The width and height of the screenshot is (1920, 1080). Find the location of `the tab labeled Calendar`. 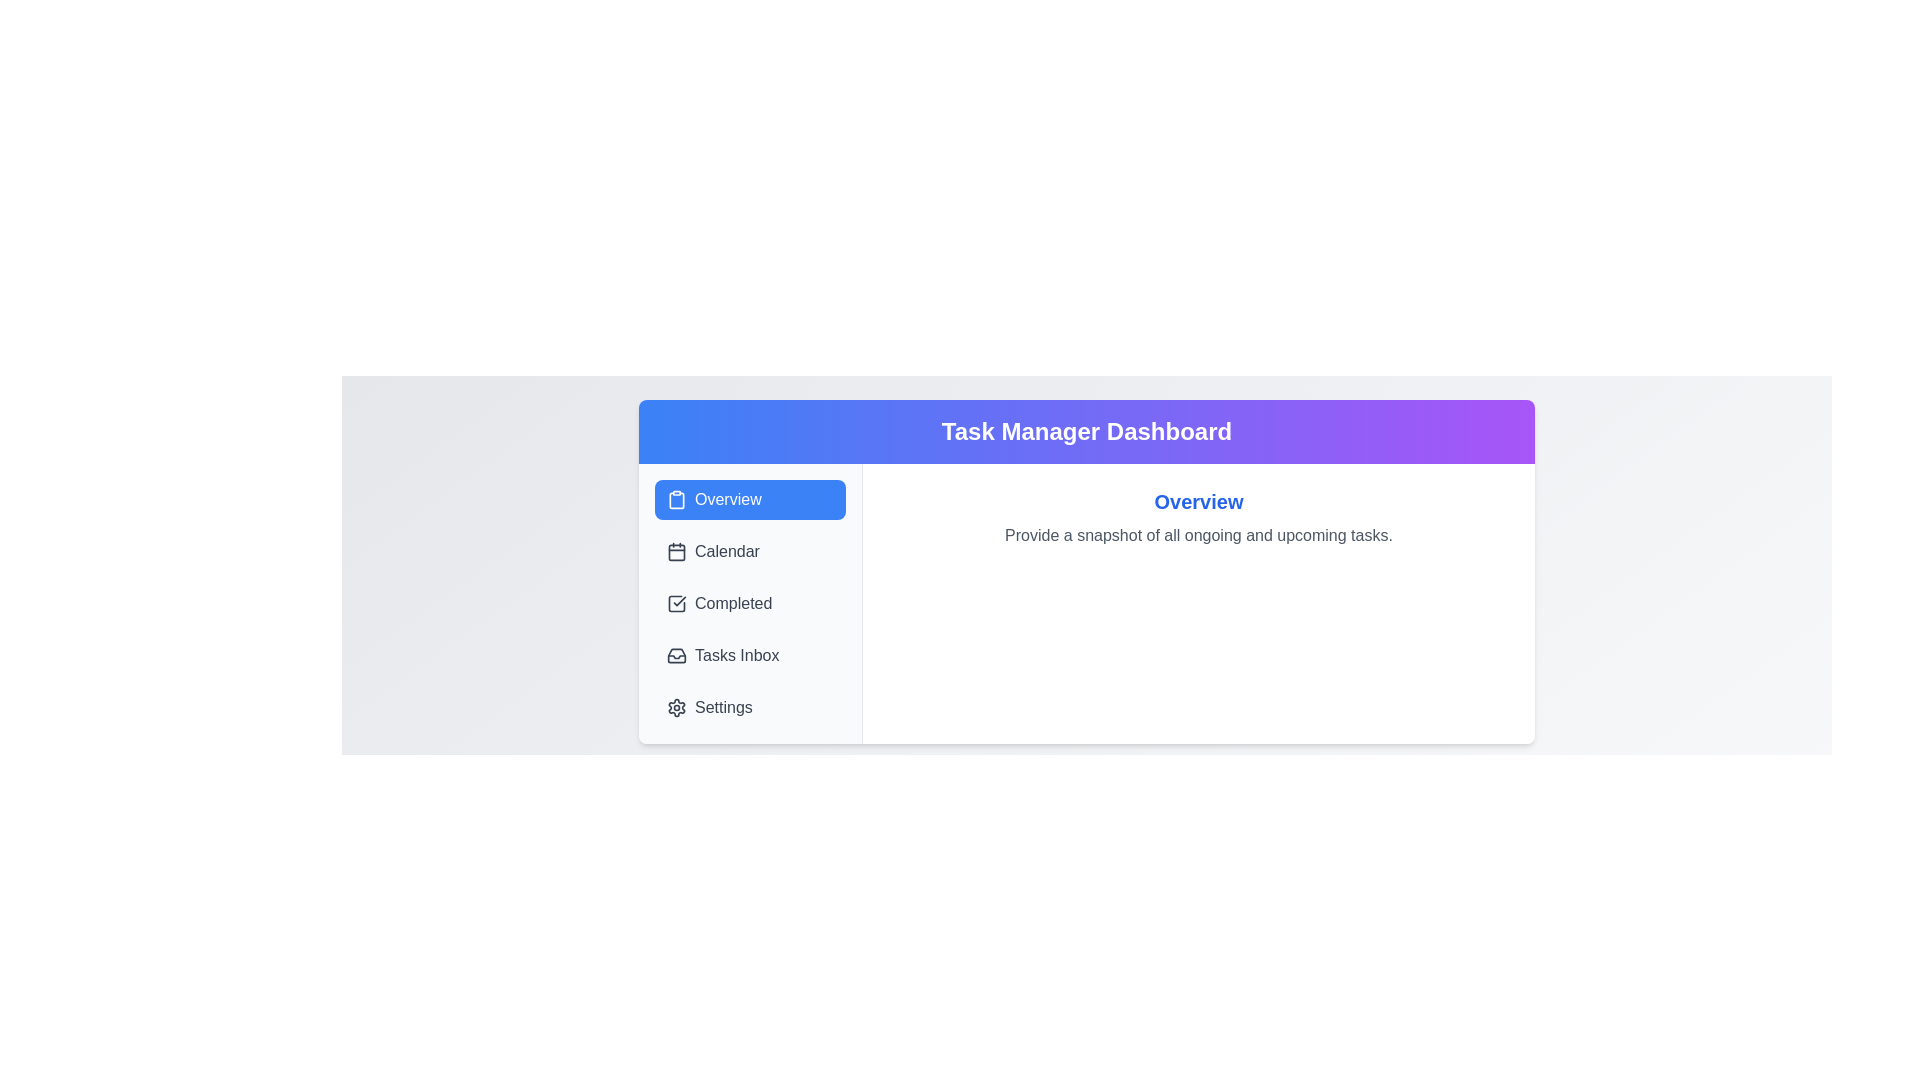

the tab labeled Calendar is located at coordinates (749, 551).